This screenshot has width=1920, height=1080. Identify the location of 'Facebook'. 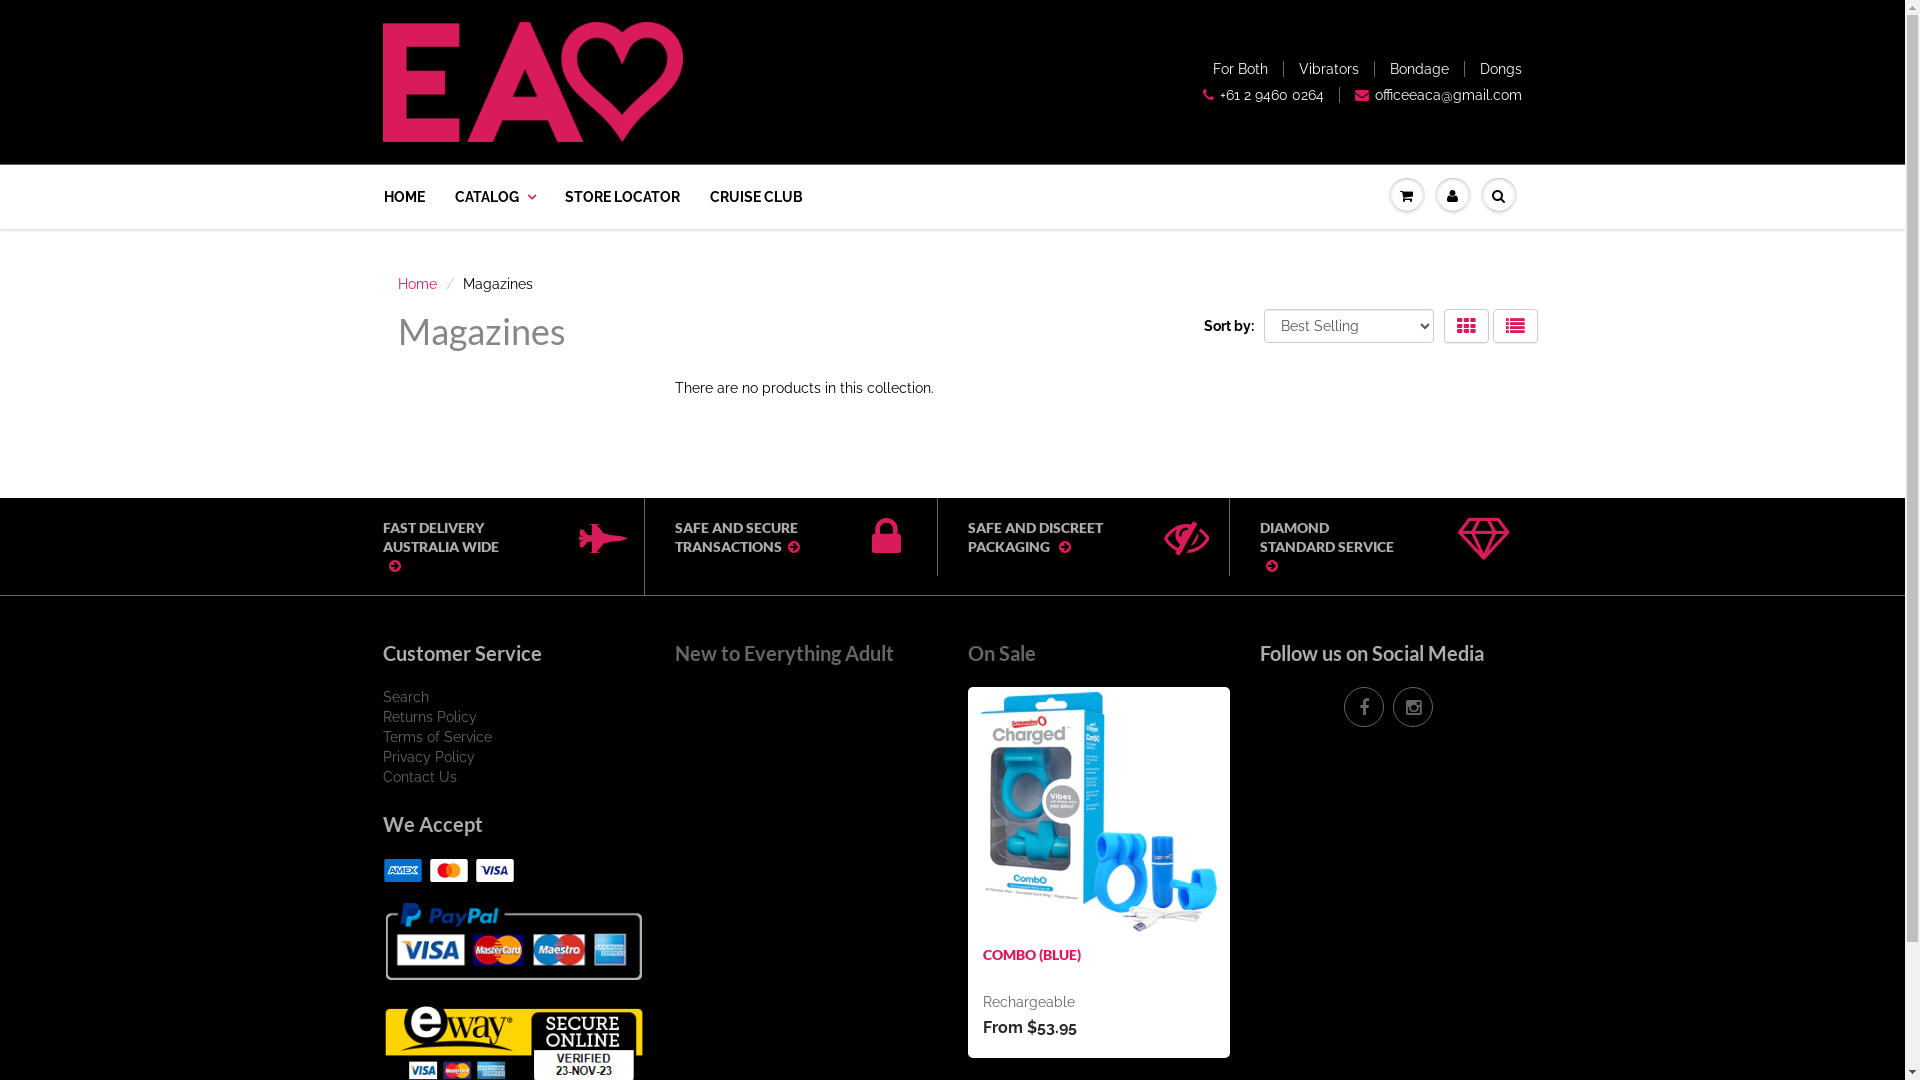
(1362, 705).